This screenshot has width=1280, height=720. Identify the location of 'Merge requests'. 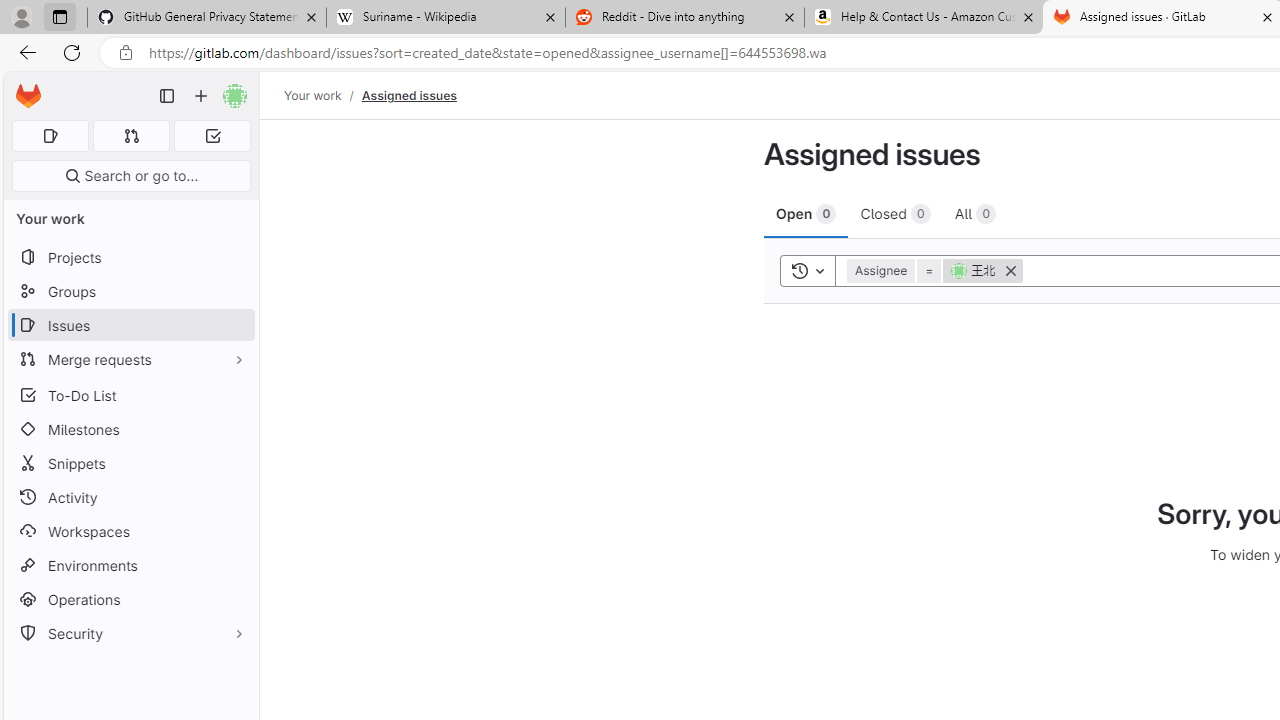
(130, 358).